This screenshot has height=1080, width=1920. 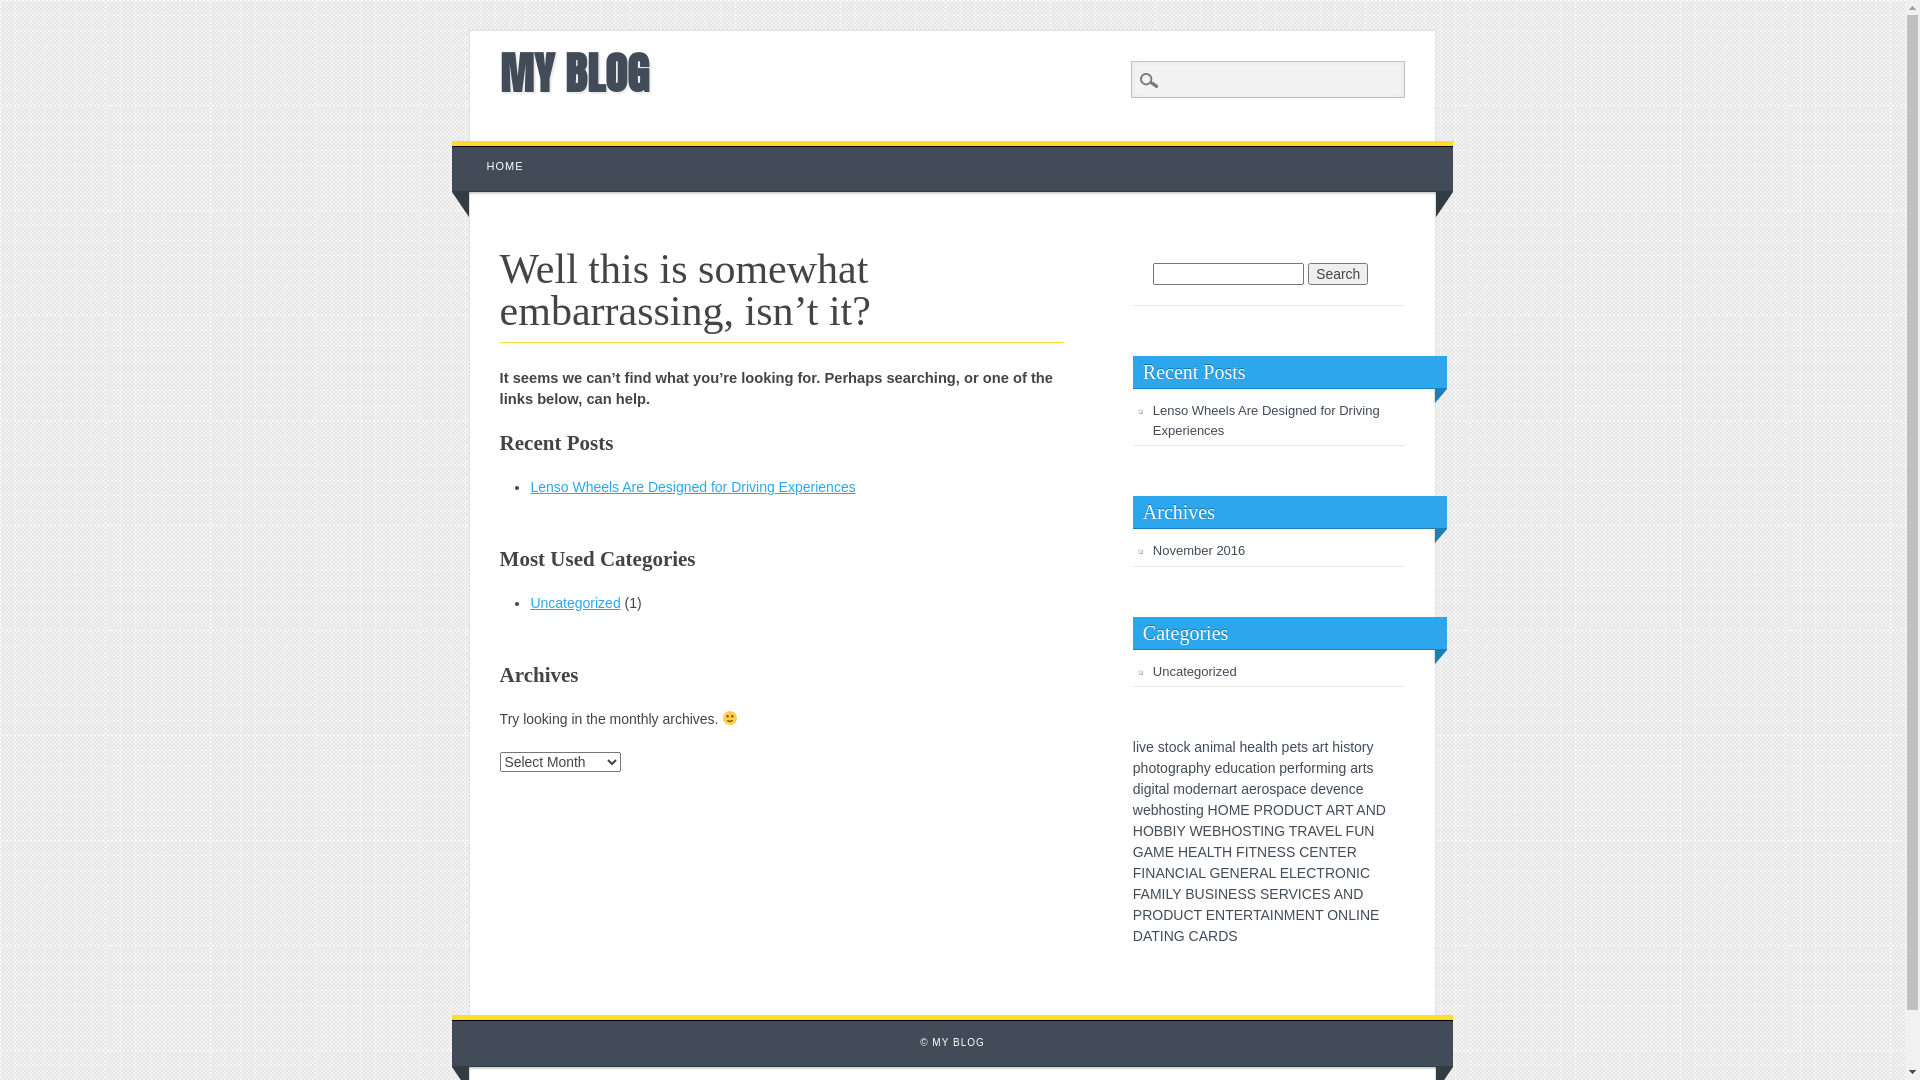 What do you see at coordinates (1202, 936) in the screenshot?
I see `'A'` at bounding box center [1202, 936].